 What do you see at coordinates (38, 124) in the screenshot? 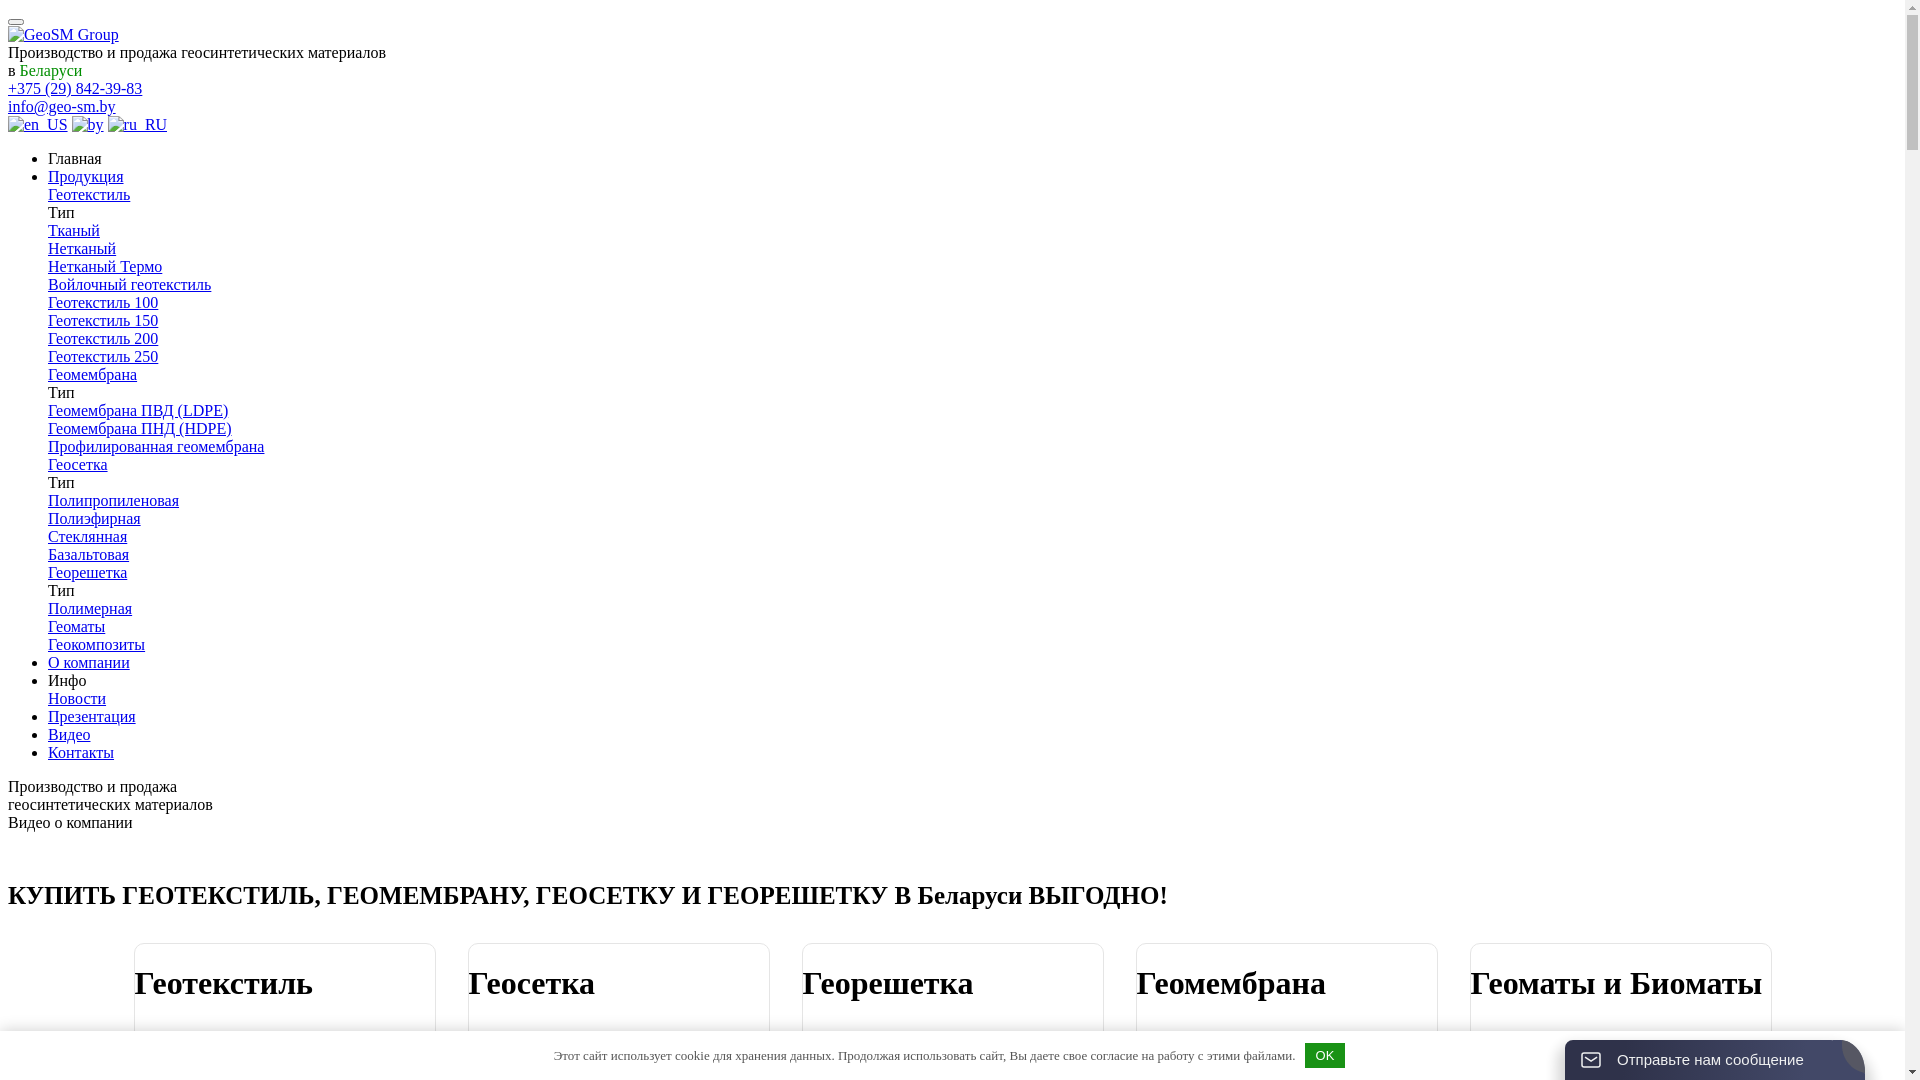
I see `'English'` at bounding box center [38, 124].